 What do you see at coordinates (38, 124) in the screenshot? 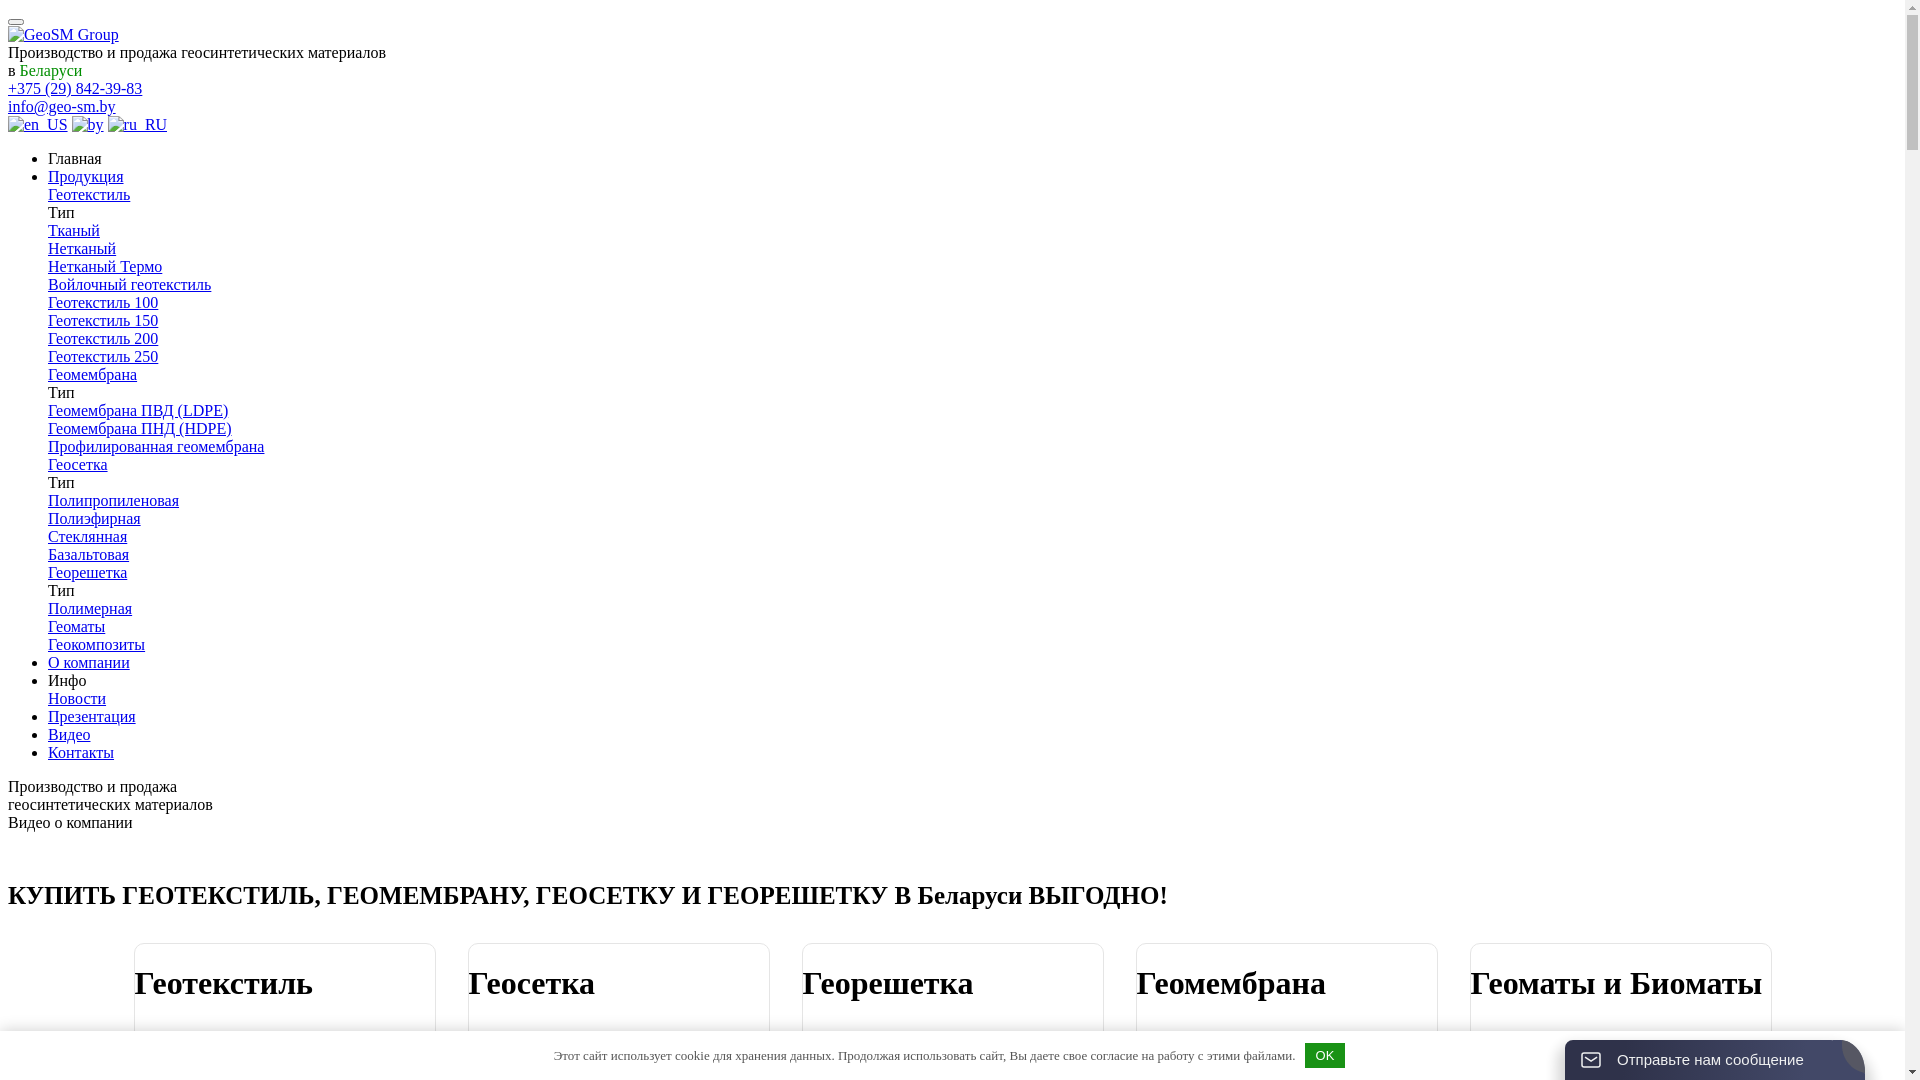
I see `'English'` at bounding box center [38, 124].